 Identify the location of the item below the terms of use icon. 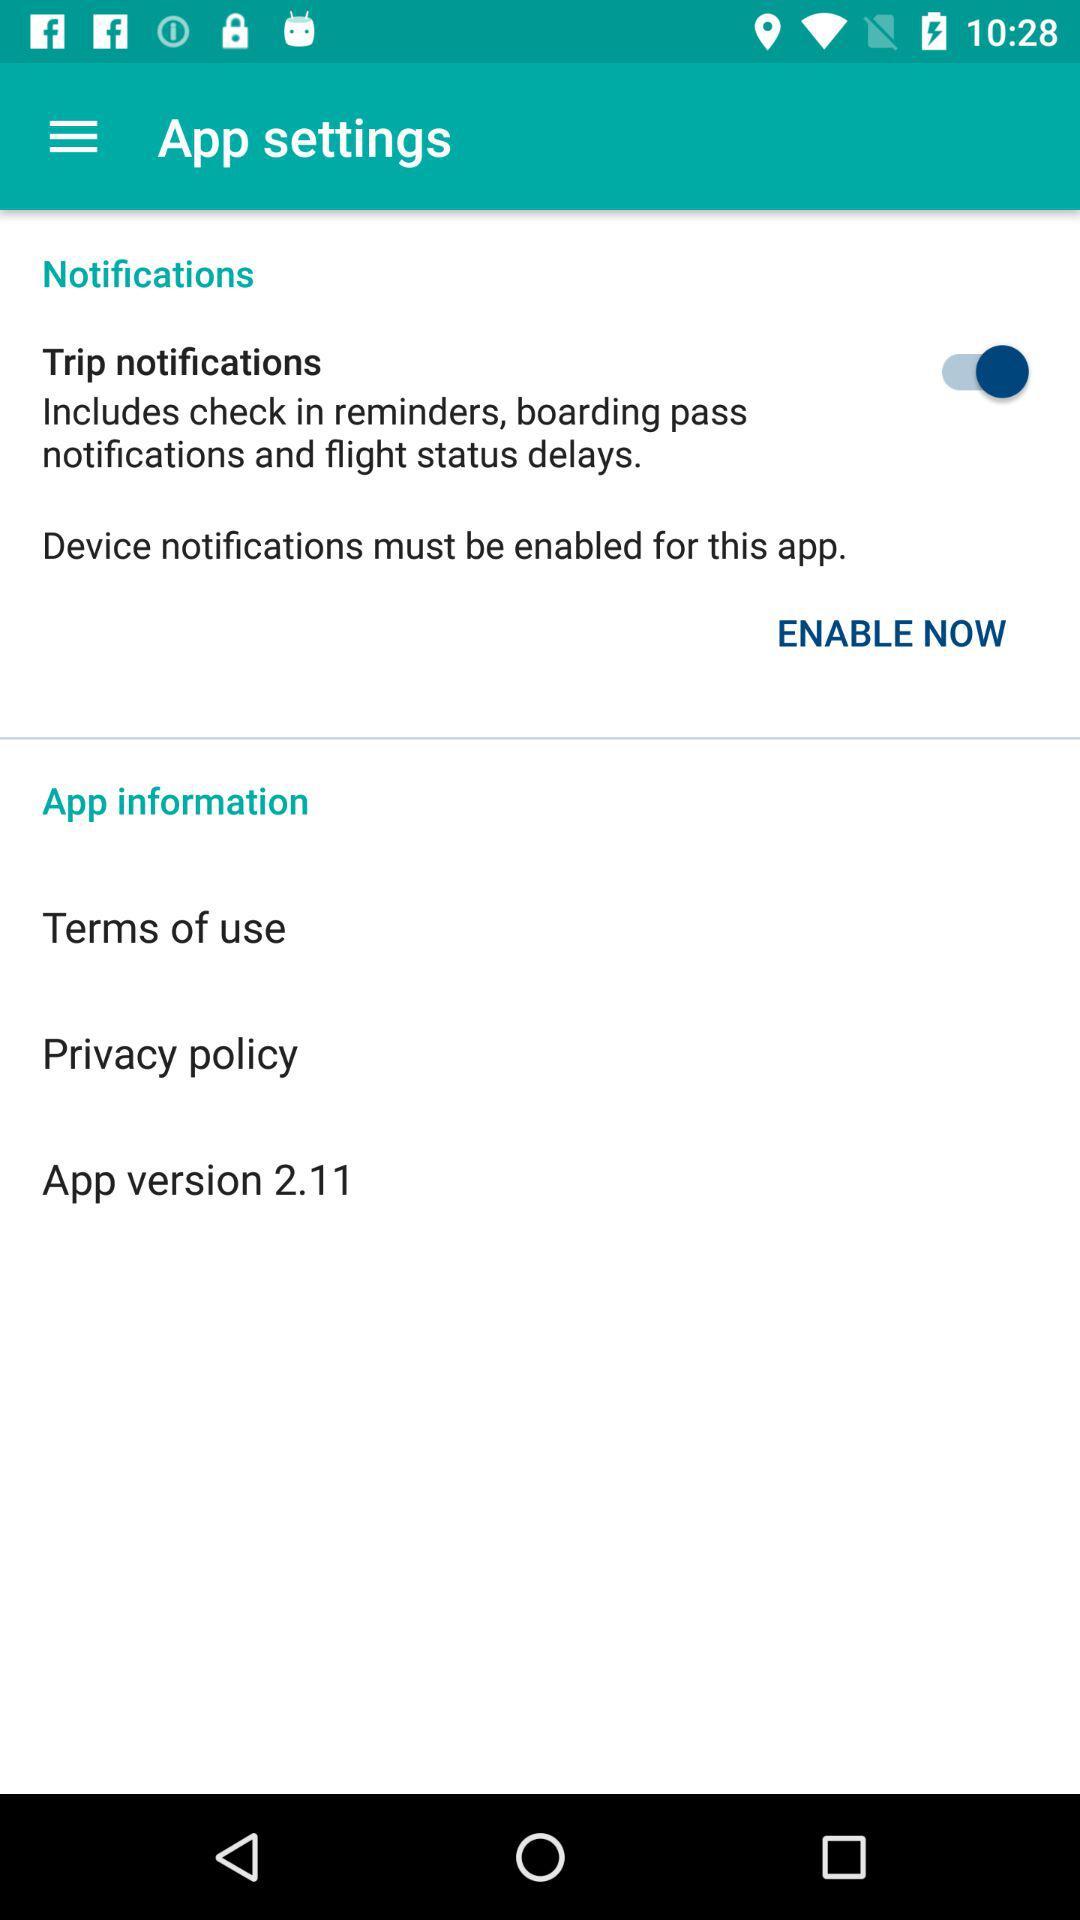
(540, 1051).